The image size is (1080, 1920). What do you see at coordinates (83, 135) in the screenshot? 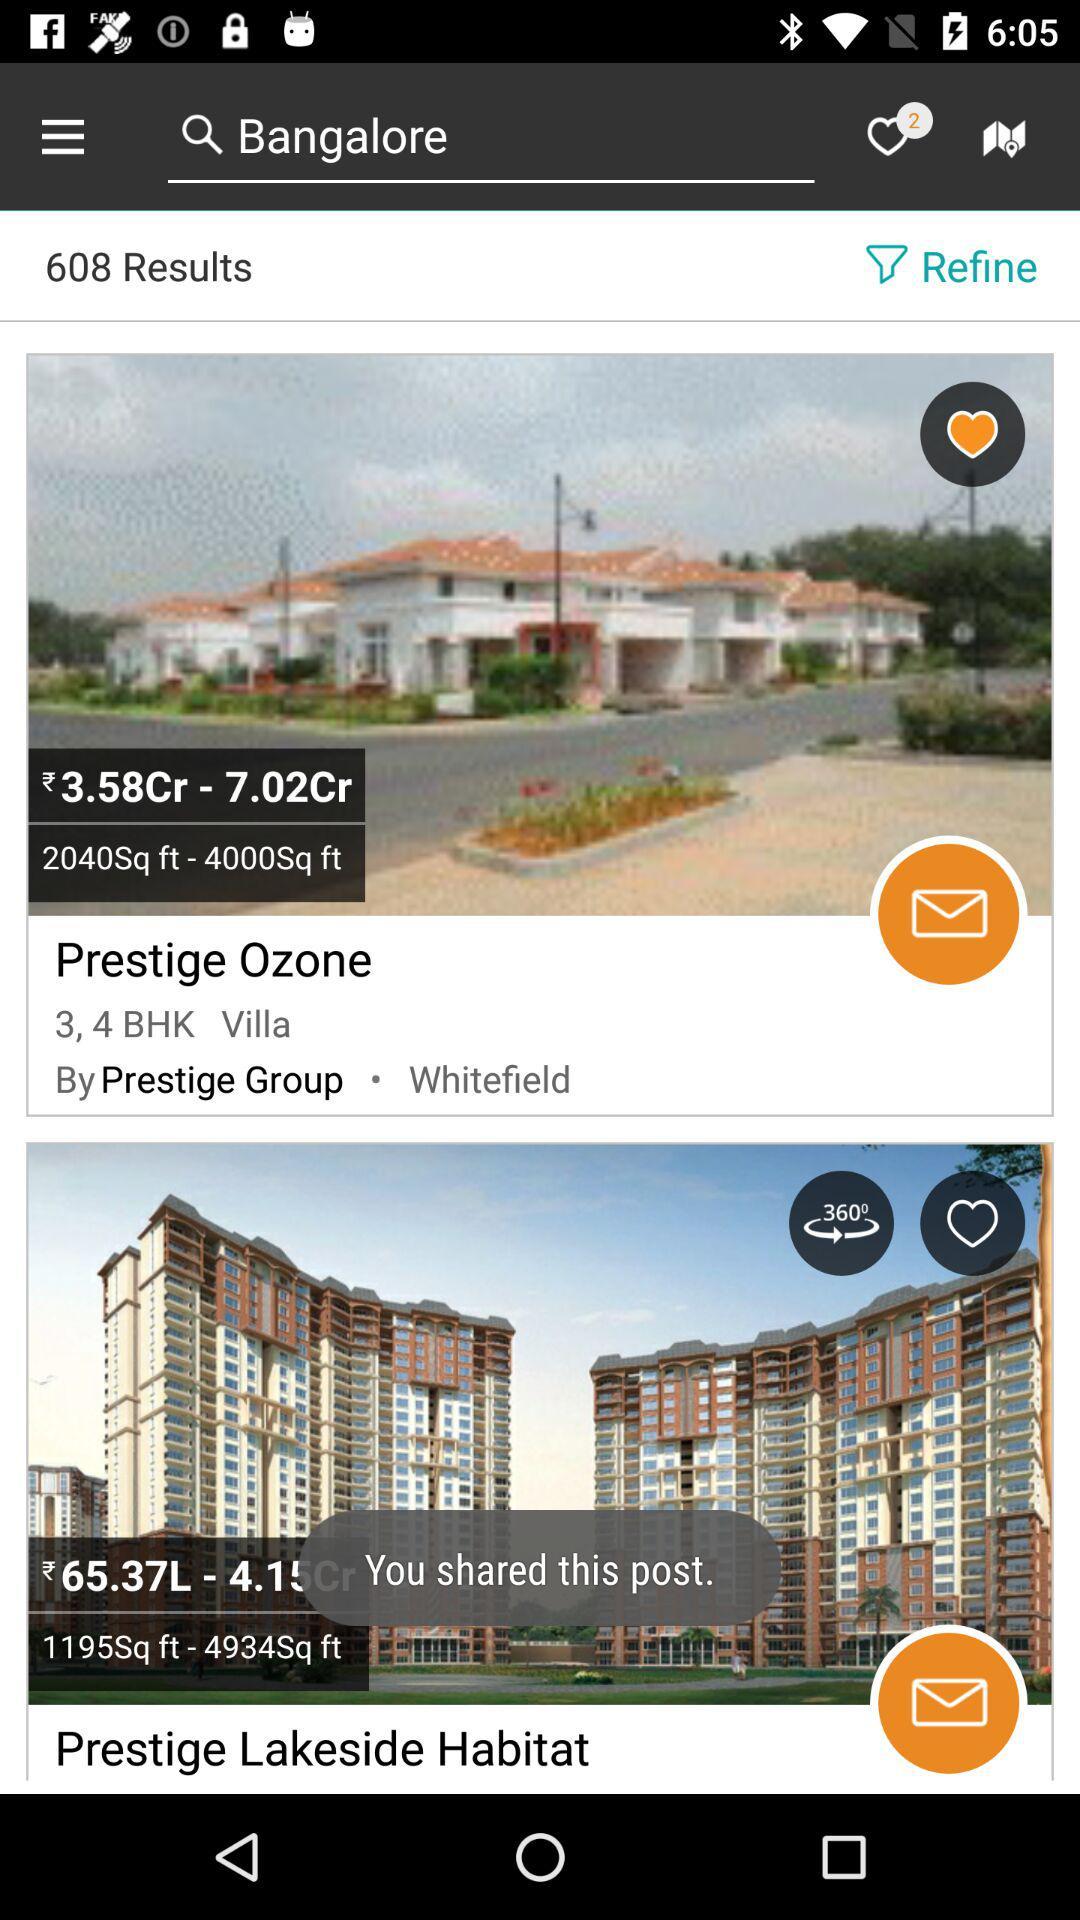
I see `the menu icon` at bounding box center [83, 135].